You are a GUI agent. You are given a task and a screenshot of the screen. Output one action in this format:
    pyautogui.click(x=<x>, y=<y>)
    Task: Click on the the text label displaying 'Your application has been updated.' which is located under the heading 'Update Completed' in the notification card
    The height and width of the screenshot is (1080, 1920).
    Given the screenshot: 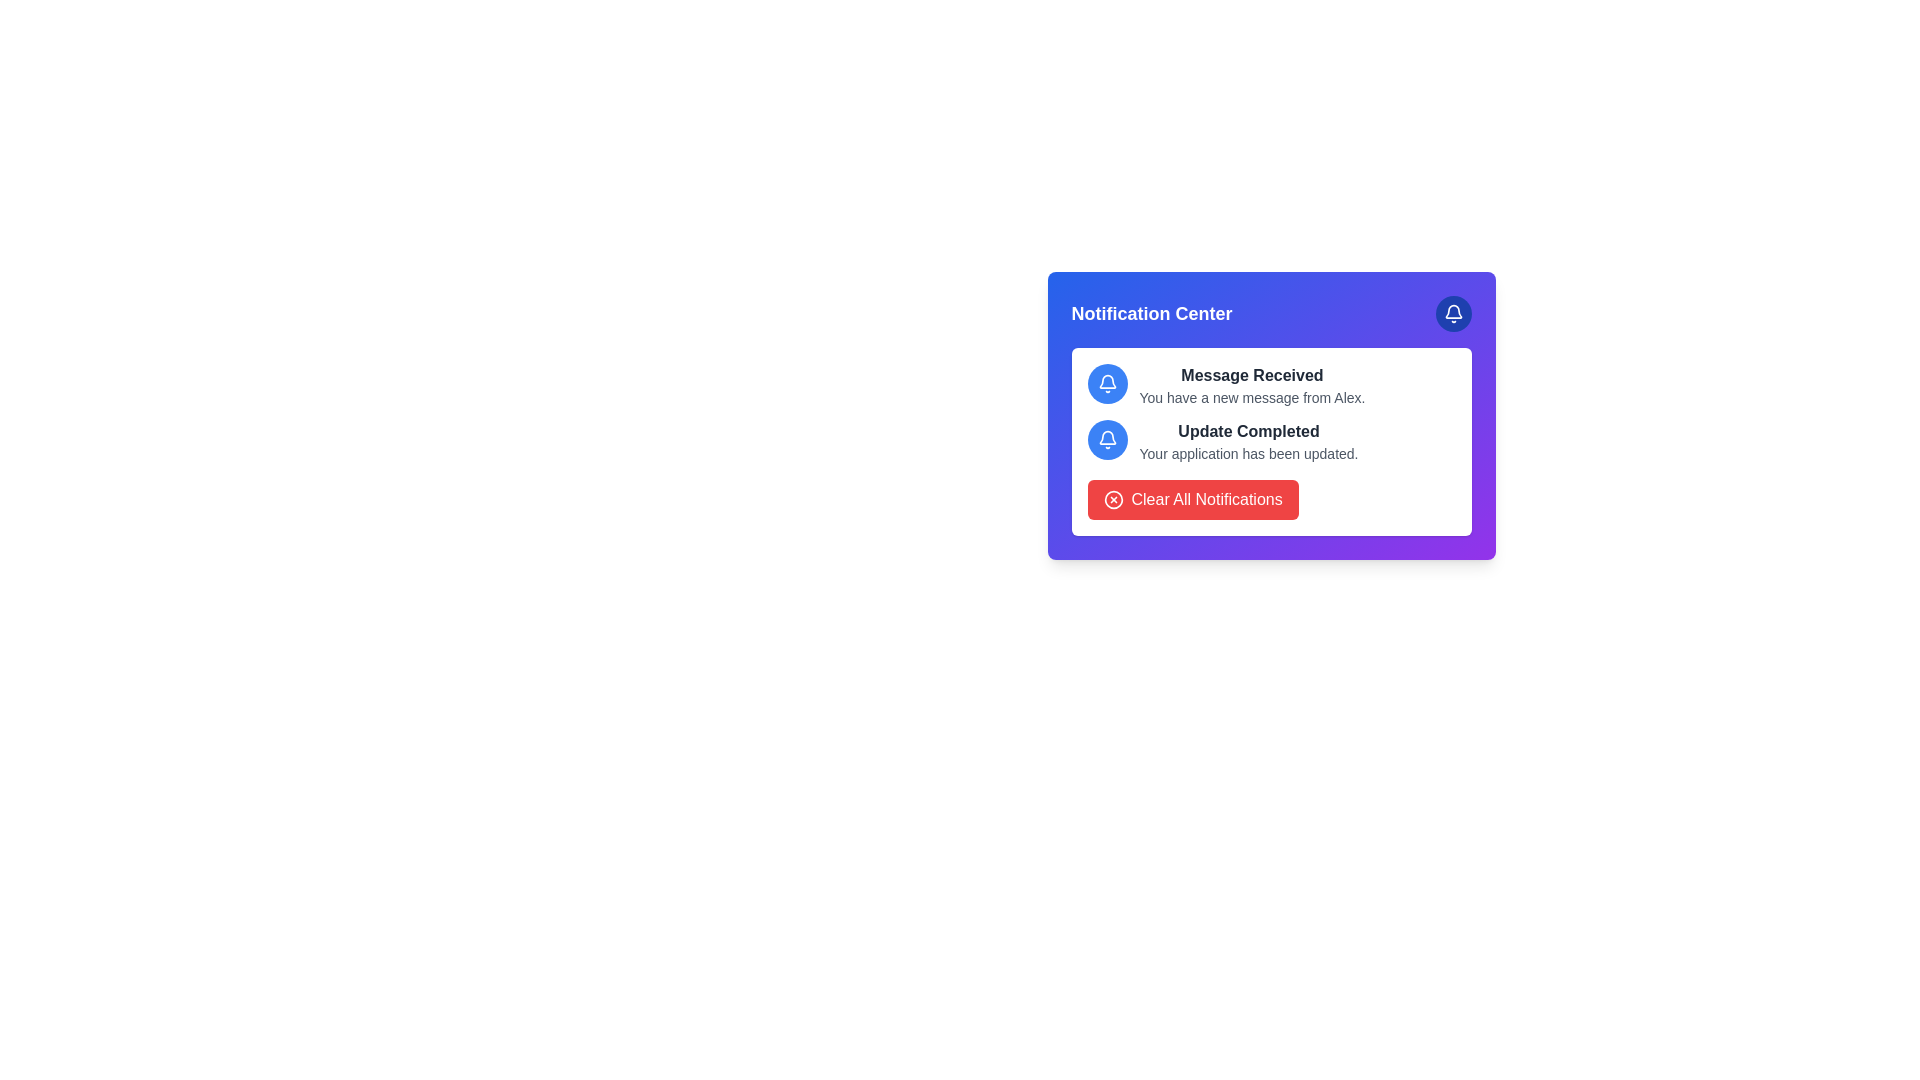 What is the action you would take?
    pyautogui.click(x=1247, y=454)
    